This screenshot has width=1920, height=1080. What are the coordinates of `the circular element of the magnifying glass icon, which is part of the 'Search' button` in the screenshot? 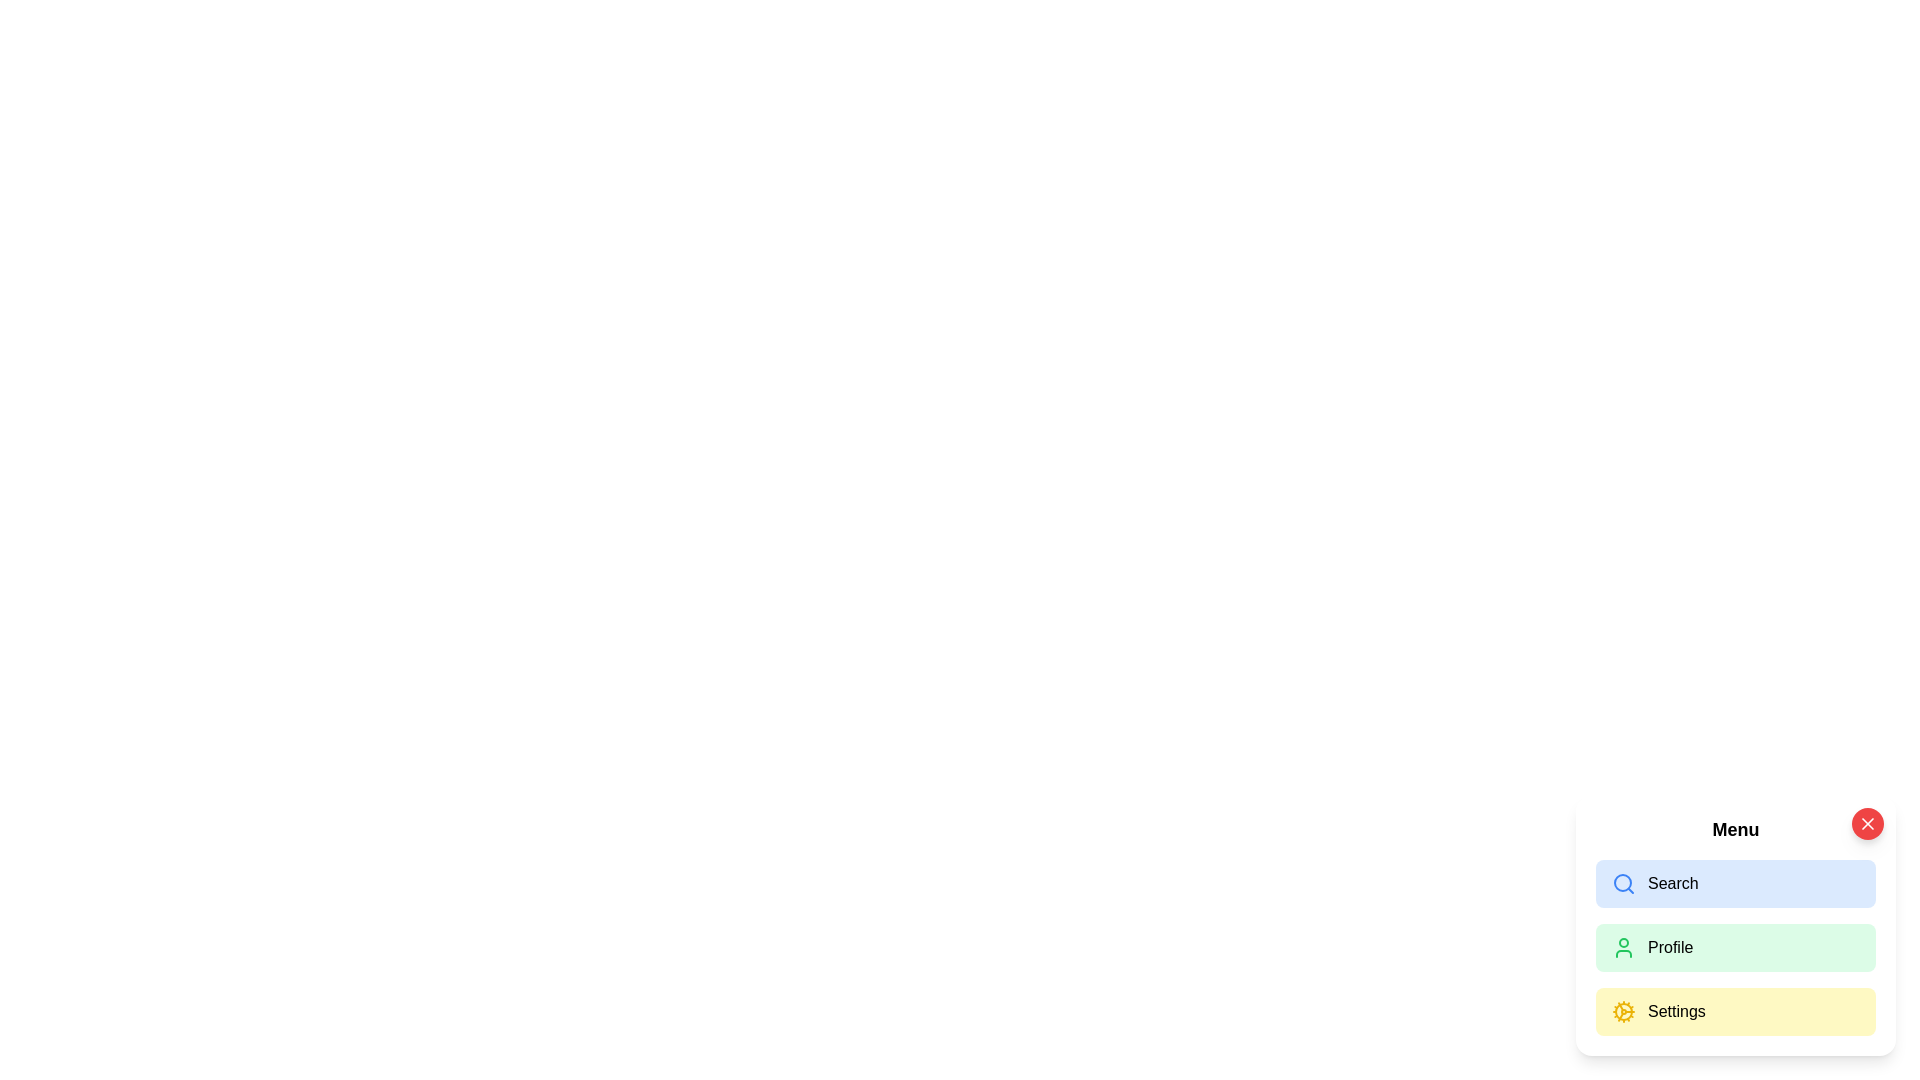 It's located at (1622, 882).